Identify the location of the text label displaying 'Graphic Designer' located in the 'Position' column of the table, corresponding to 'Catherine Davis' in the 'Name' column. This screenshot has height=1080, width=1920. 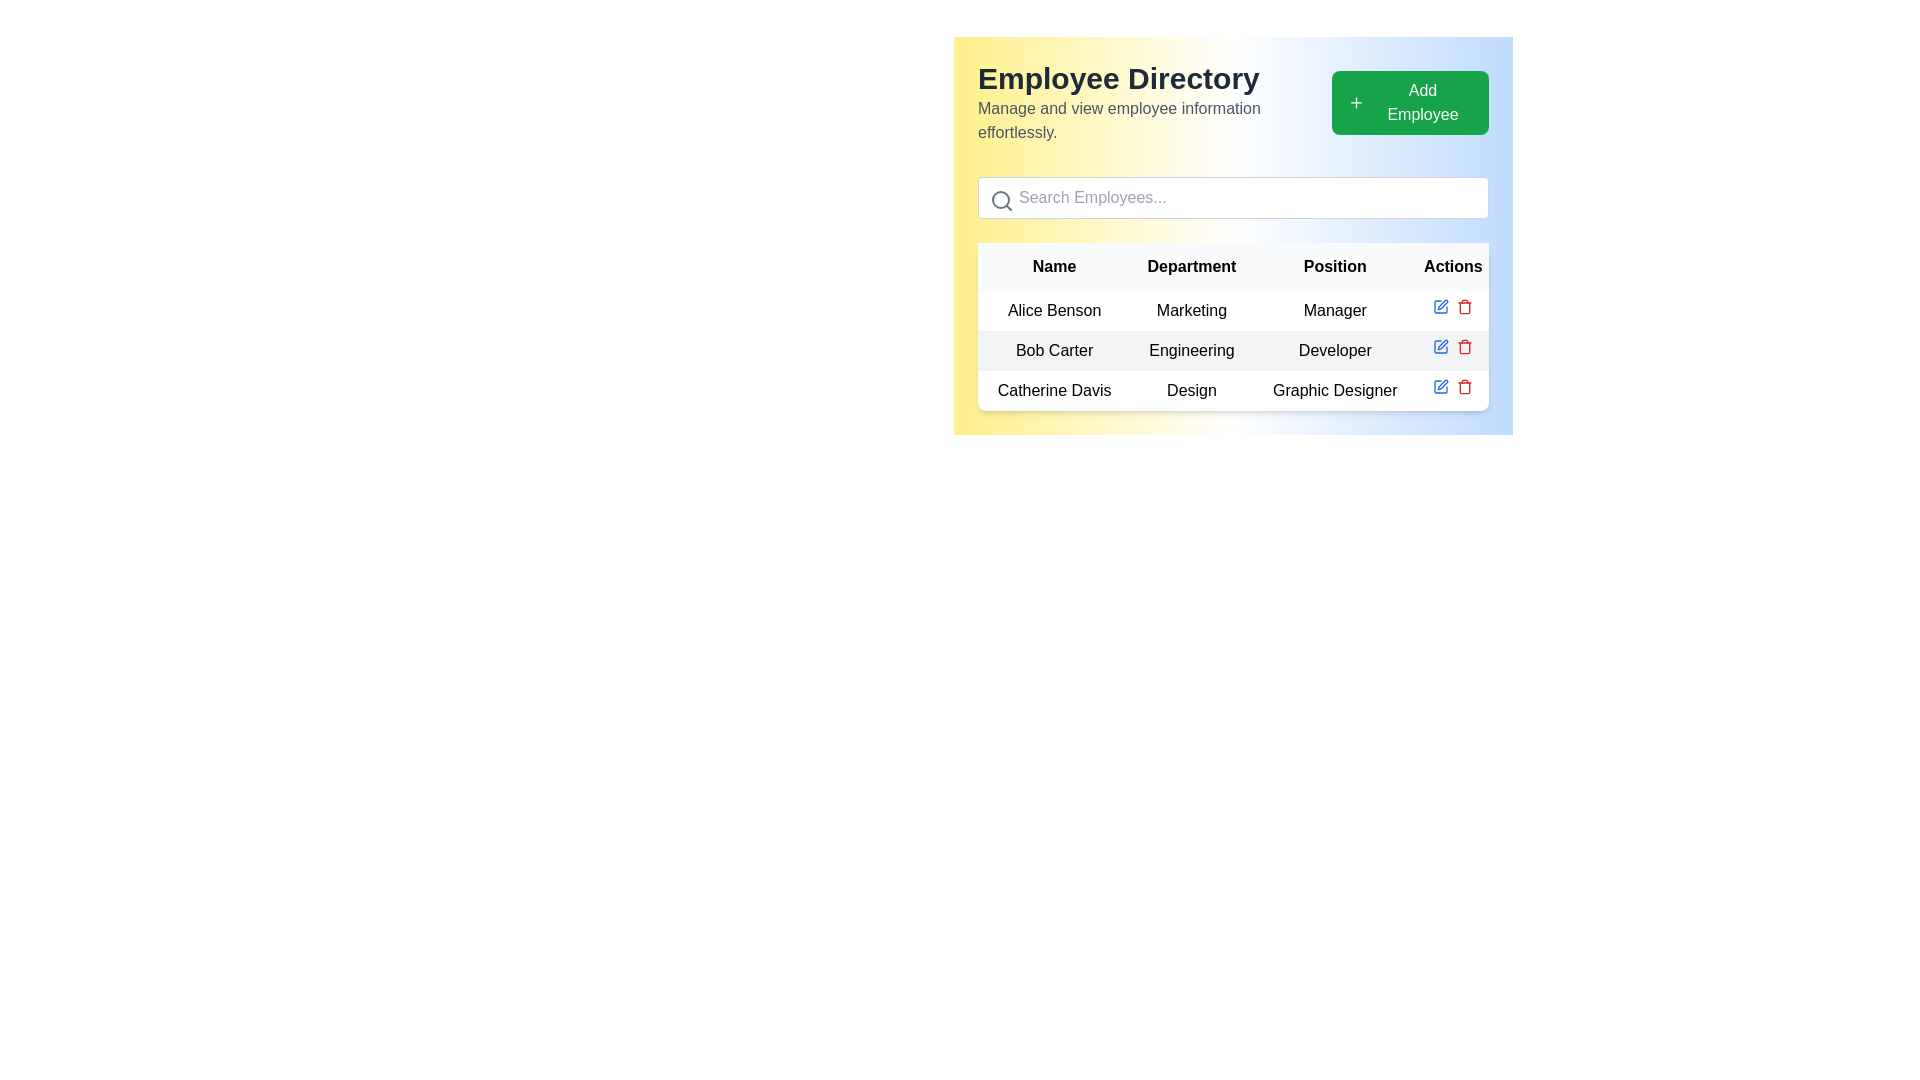
(1335, 390).